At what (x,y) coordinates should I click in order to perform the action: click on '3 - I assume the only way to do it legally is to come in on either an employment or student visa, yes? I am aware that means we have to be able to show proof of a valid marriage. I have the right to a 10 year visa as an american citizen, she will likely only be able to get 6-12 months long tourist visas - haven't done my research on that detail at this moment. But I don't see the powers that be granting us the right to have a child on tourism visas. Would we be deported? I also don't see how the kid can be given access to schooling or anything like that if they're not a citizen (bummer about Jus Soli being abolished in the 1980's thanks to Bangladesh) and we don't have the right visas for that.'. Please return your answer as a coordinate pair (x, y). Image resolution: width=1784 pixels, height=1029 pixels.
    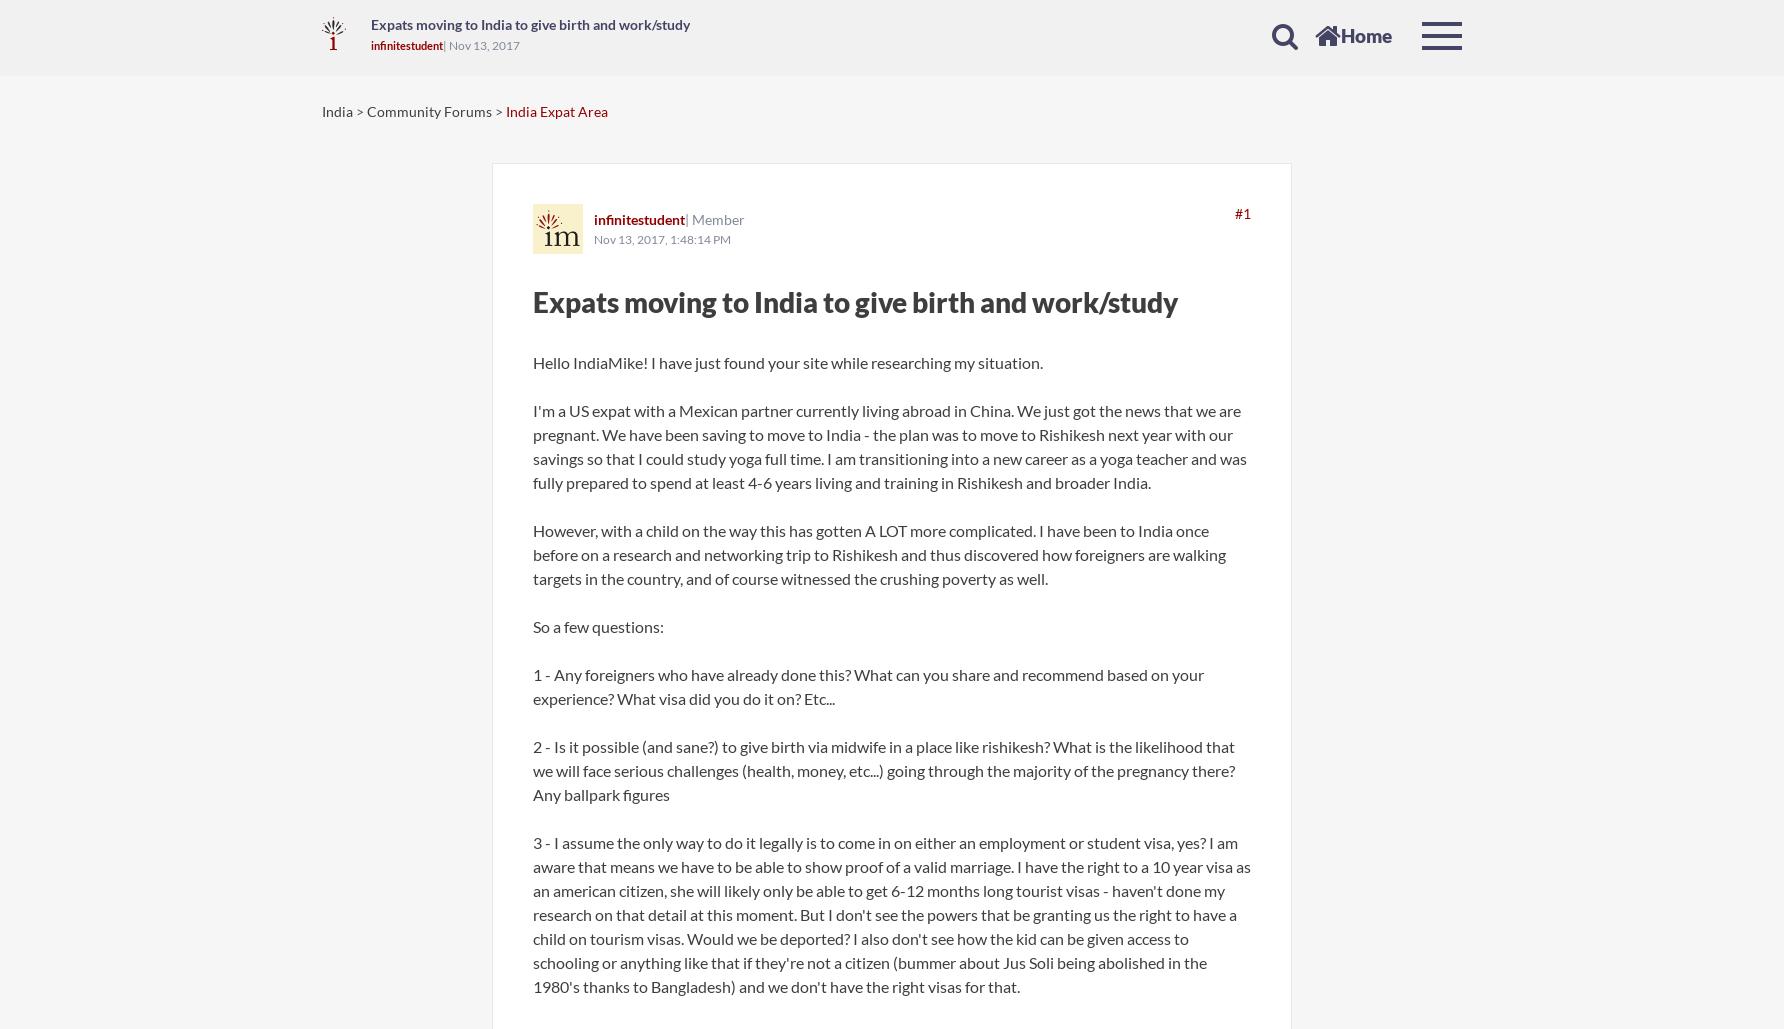
    Looking at the image, I should click on (892, 913).